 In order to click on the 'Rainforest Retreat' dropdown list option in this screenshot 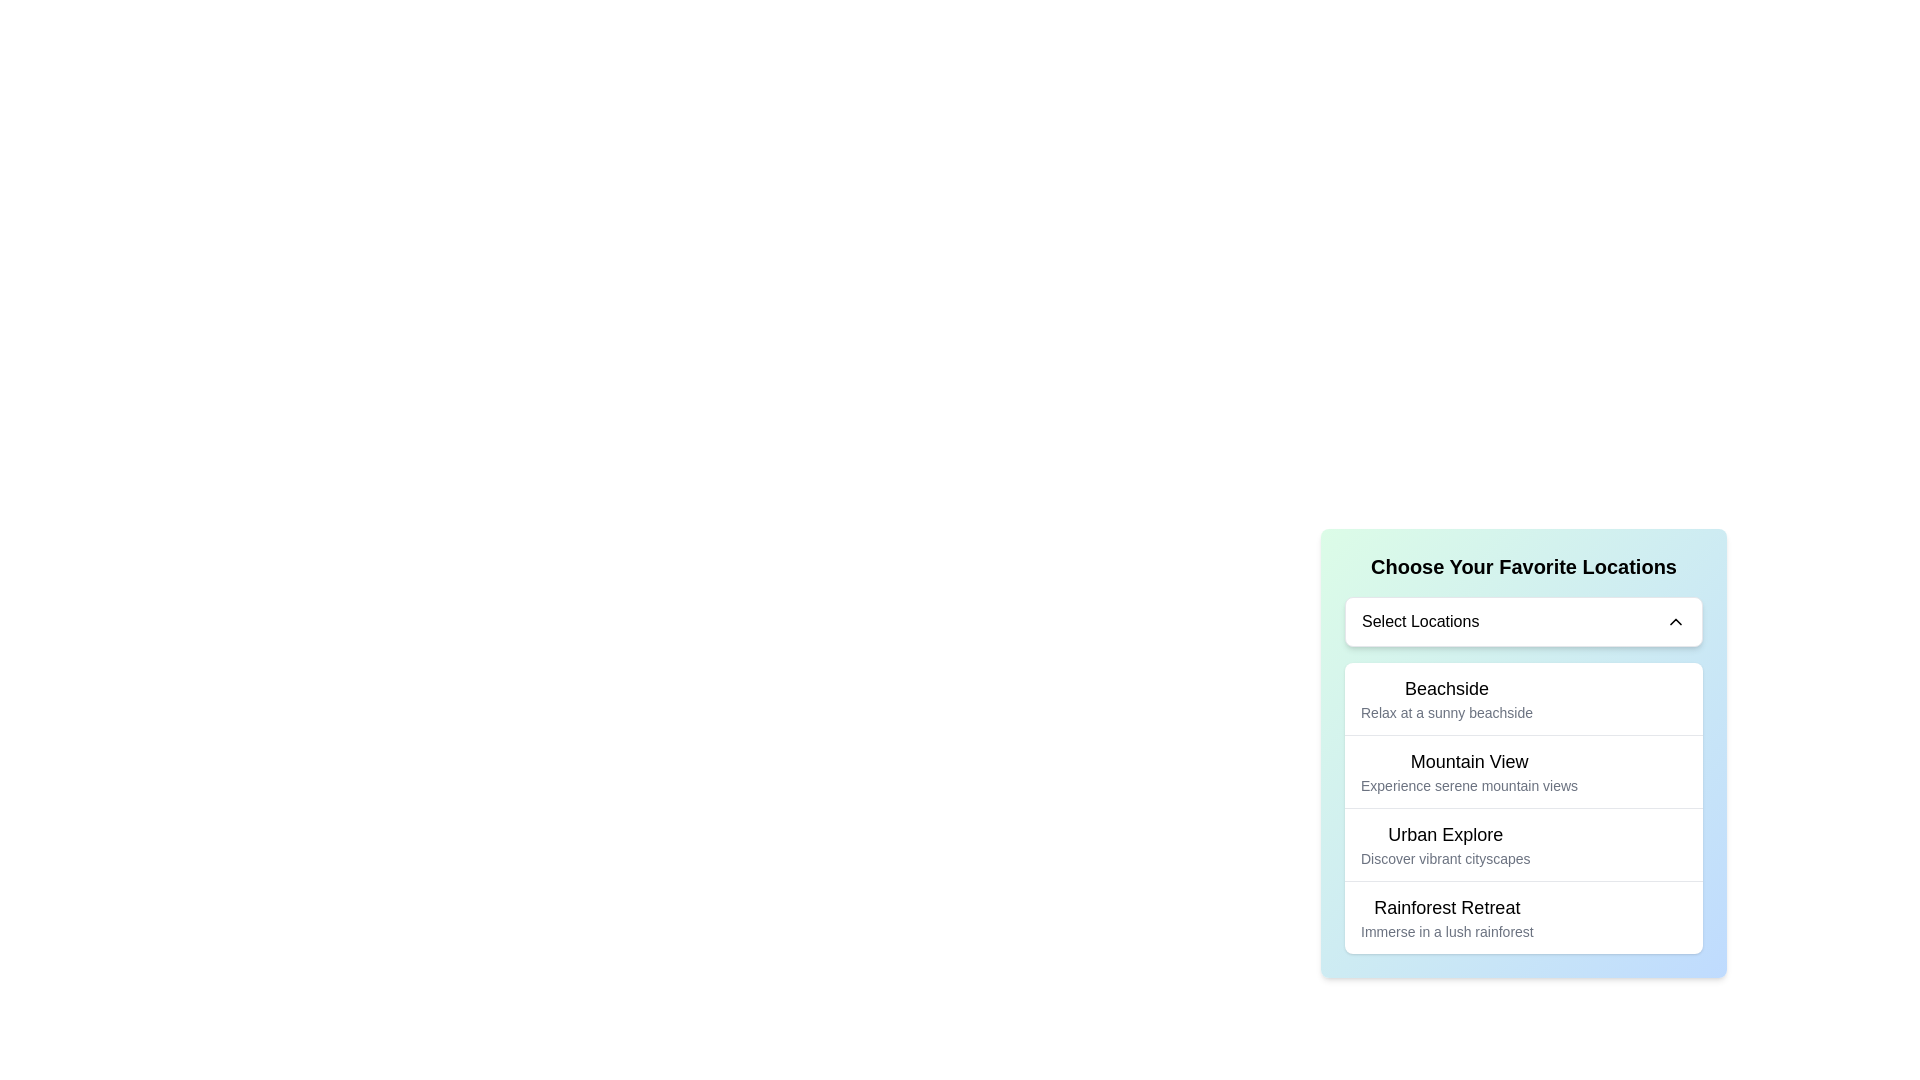, I will do `click(1447, 918)`.